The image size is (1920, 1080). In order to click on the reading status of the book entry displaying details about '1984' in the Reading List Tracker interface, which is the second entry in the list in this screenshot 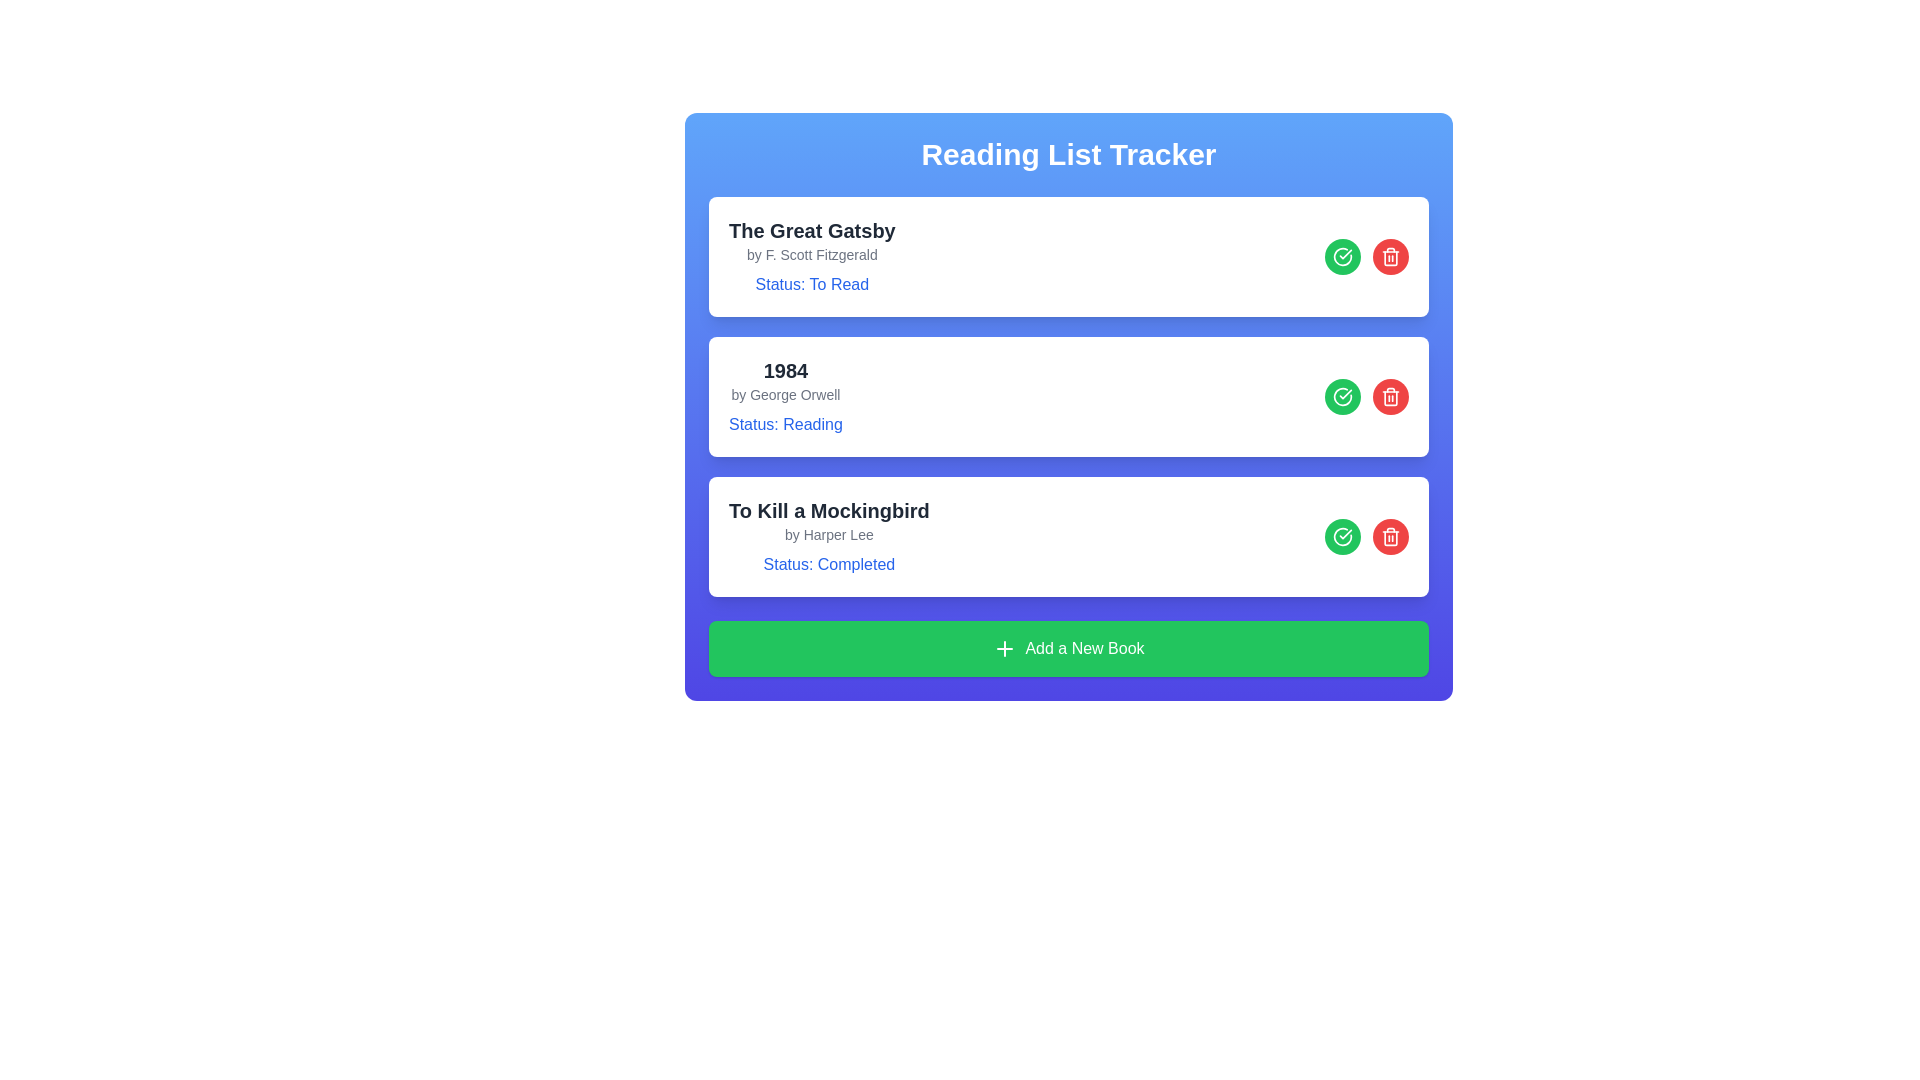, I will do `click(784, 397)`.